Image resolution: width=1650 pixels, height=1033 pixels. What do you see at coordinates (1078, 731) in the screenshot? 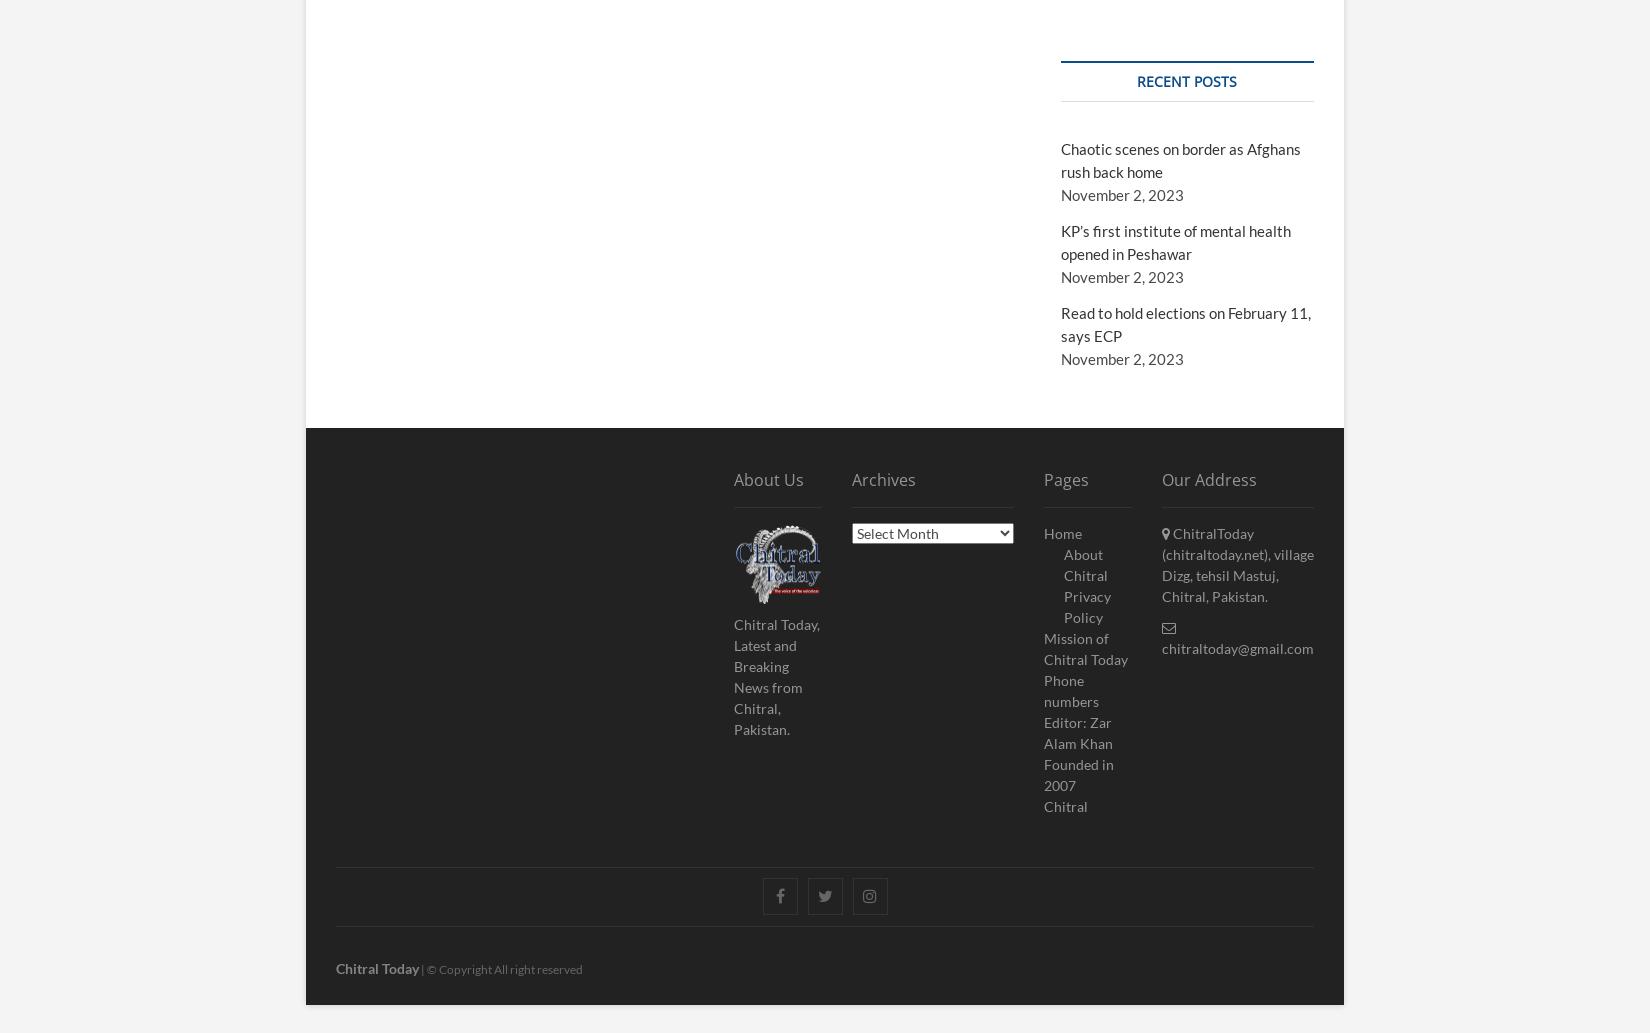
I see `'Editor: Zar Alam Khan'` at bounding box center [1078, 731].